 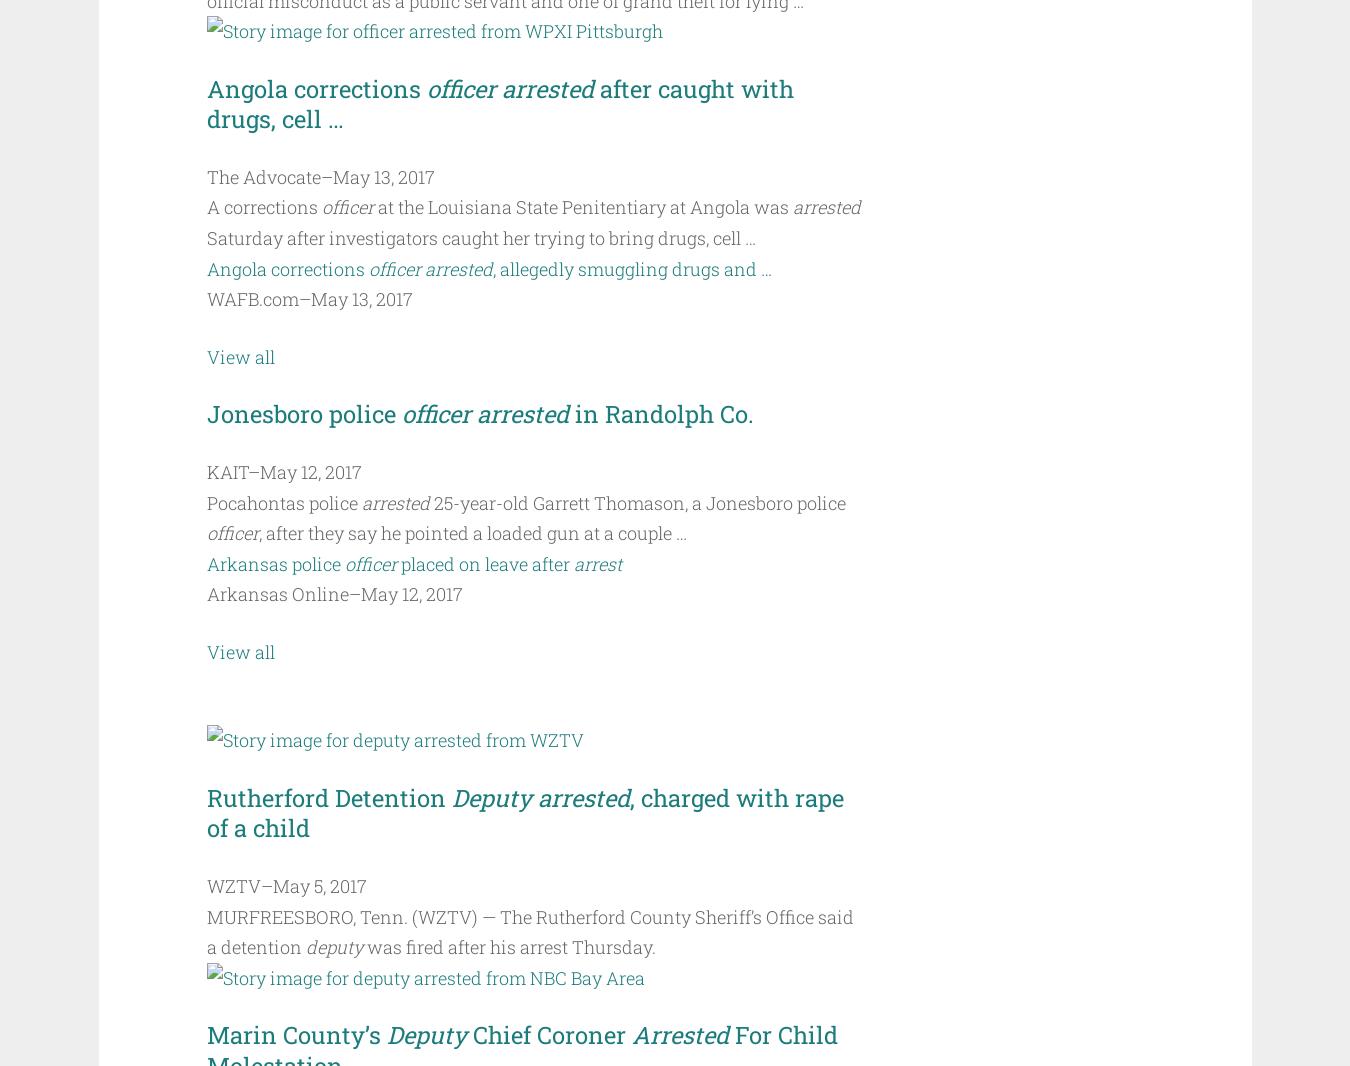 What do you see at coordinates (479, 237) in the screenshot?
I see `'Saturday after investigators caught her trying to bring drugs, cell …'` at bounding box center [479, 237].